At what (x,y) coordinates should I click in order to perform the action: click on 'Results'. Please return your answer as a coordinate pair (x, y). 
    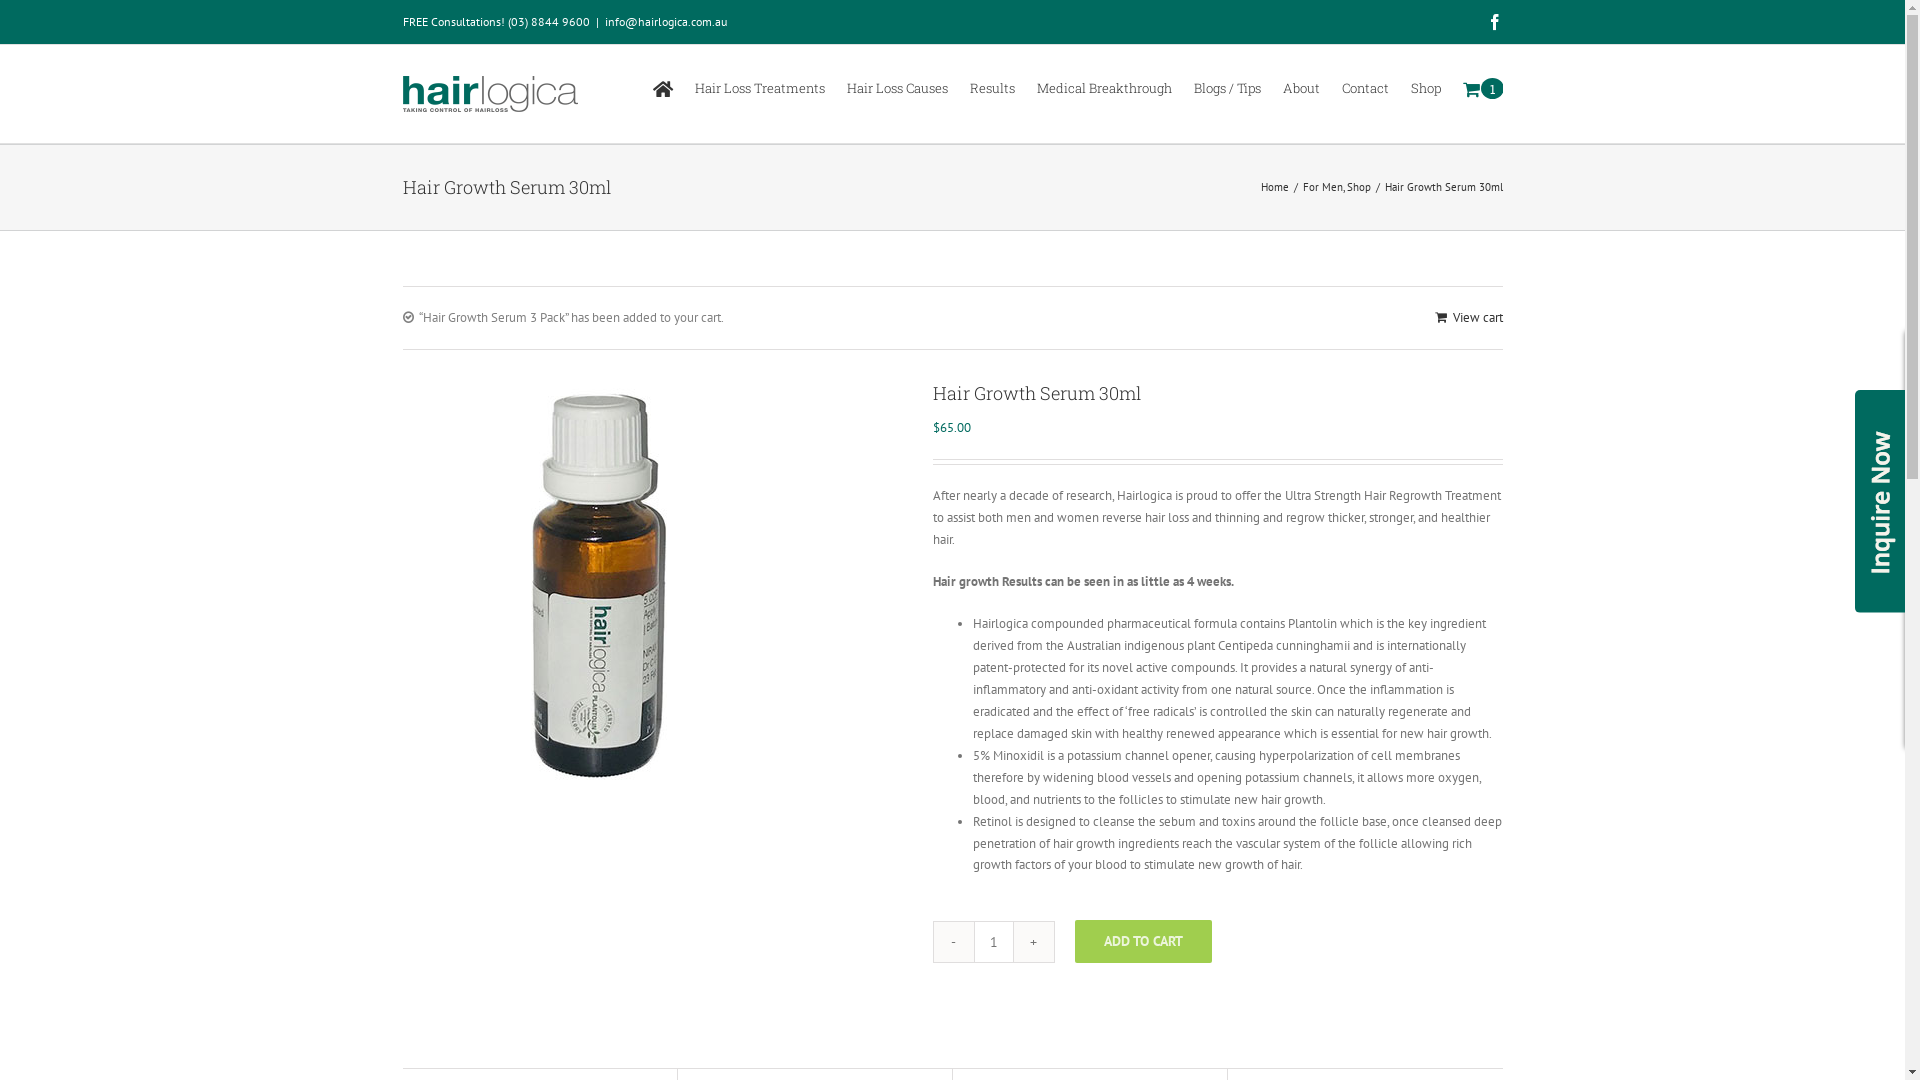
    Looking at the image, I should click on (992, 86).